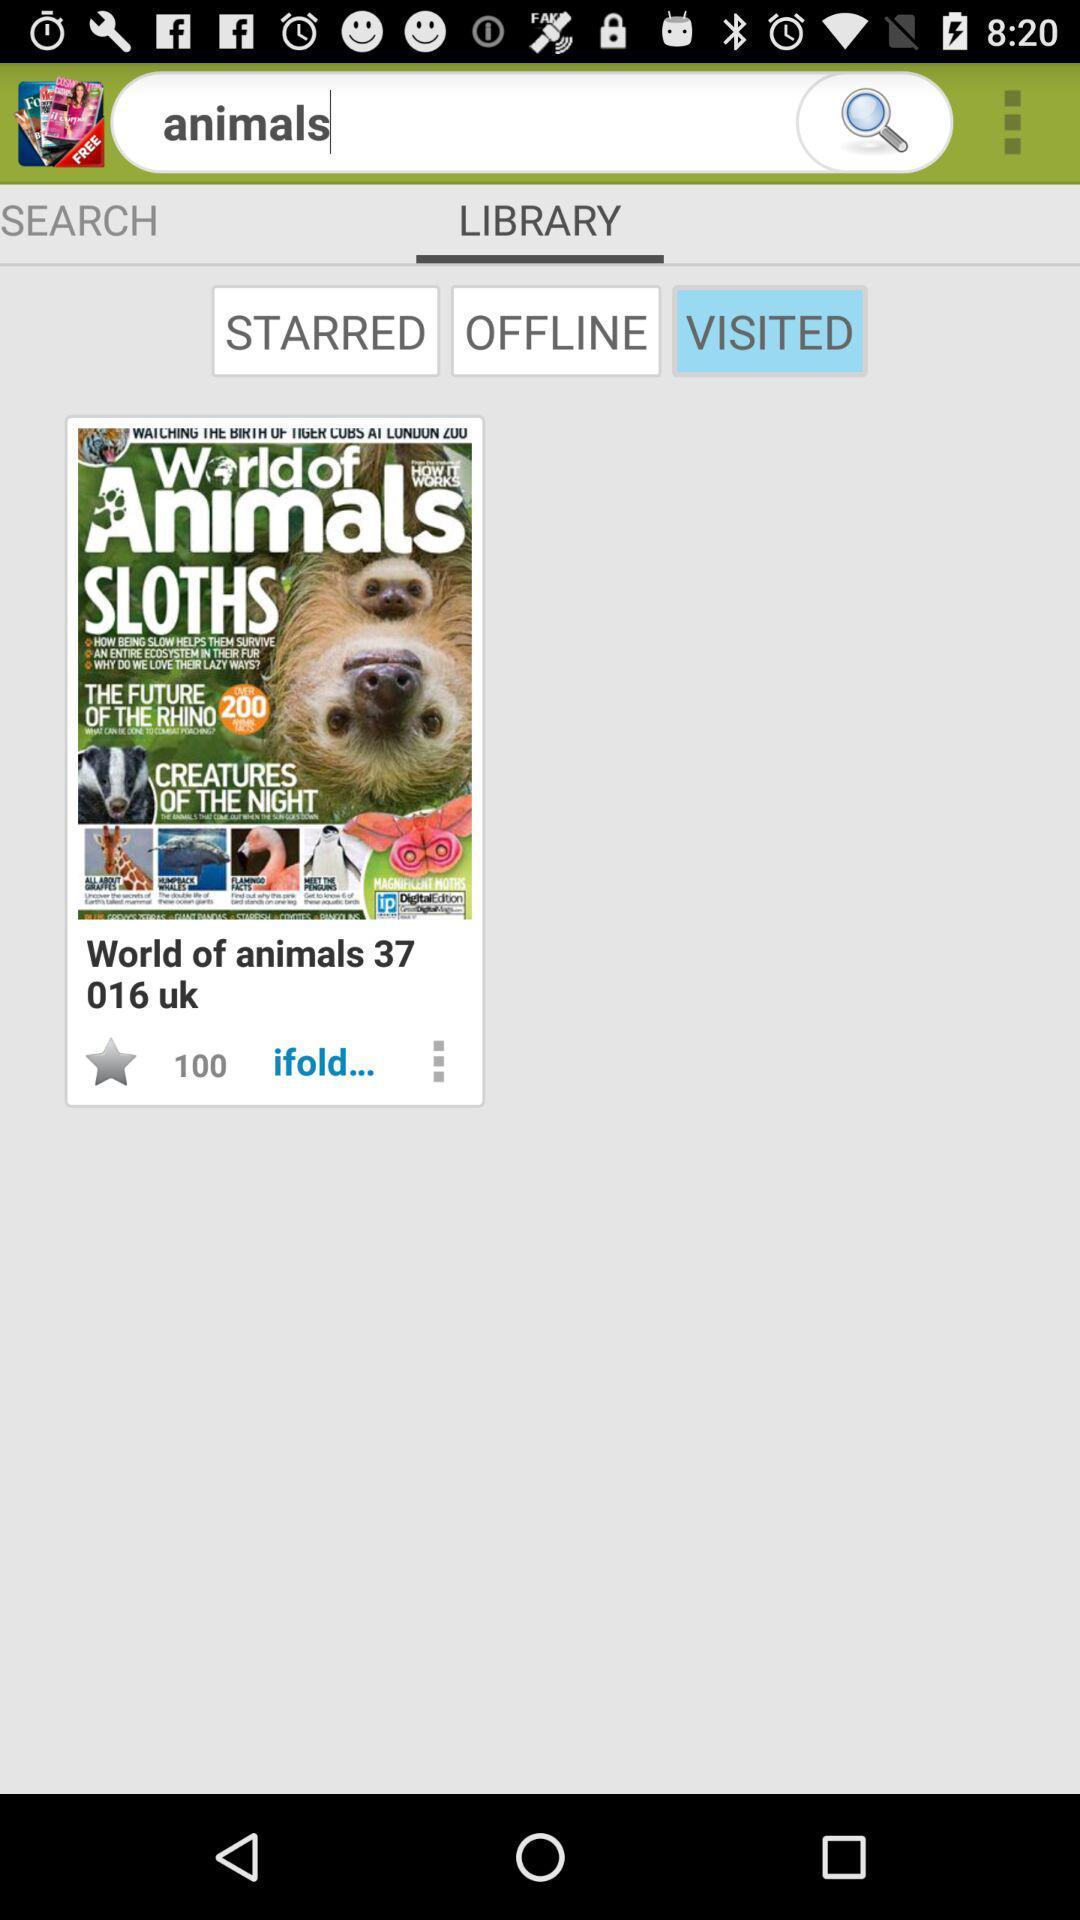  I want to click on more options, so click(1012, 121).